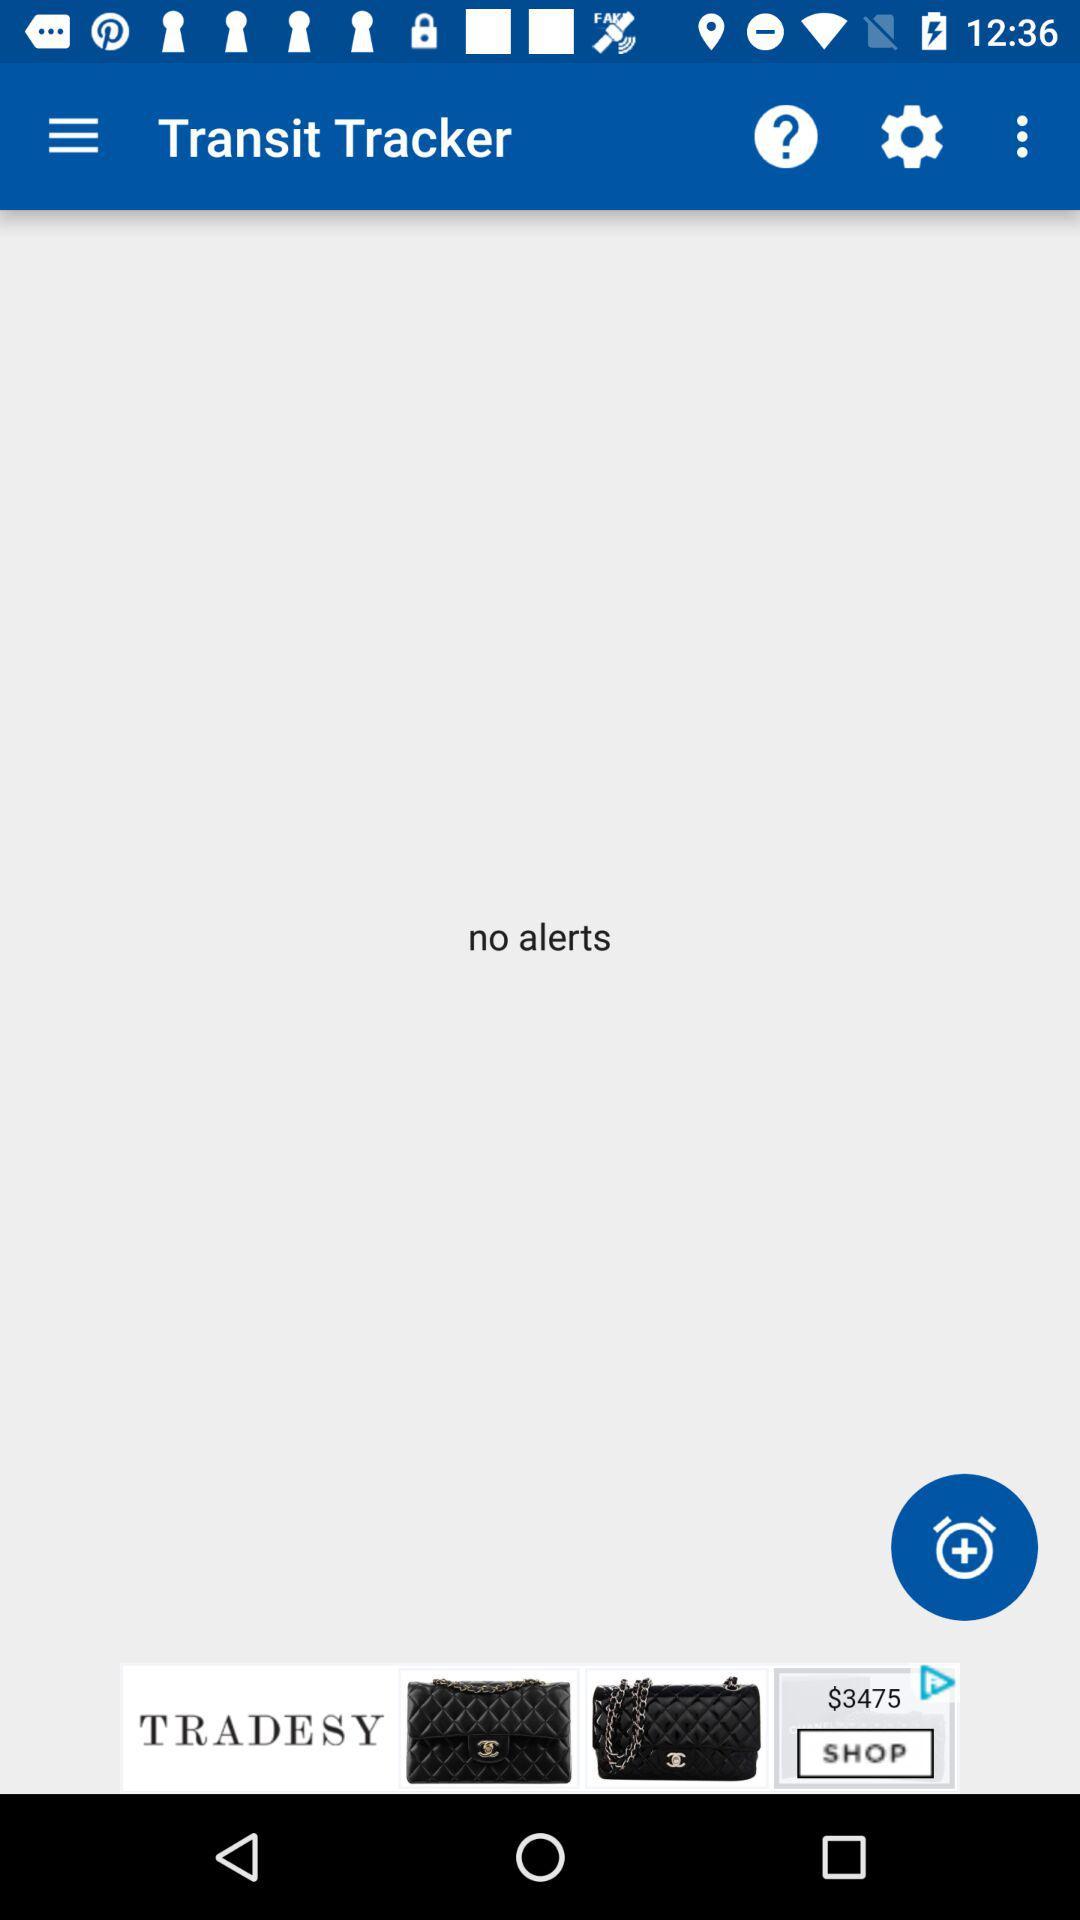 The image size is (1080, 1920). Describe the element at coordinates (963, 1546) in the screenshot. I see `the time icon` at that location.